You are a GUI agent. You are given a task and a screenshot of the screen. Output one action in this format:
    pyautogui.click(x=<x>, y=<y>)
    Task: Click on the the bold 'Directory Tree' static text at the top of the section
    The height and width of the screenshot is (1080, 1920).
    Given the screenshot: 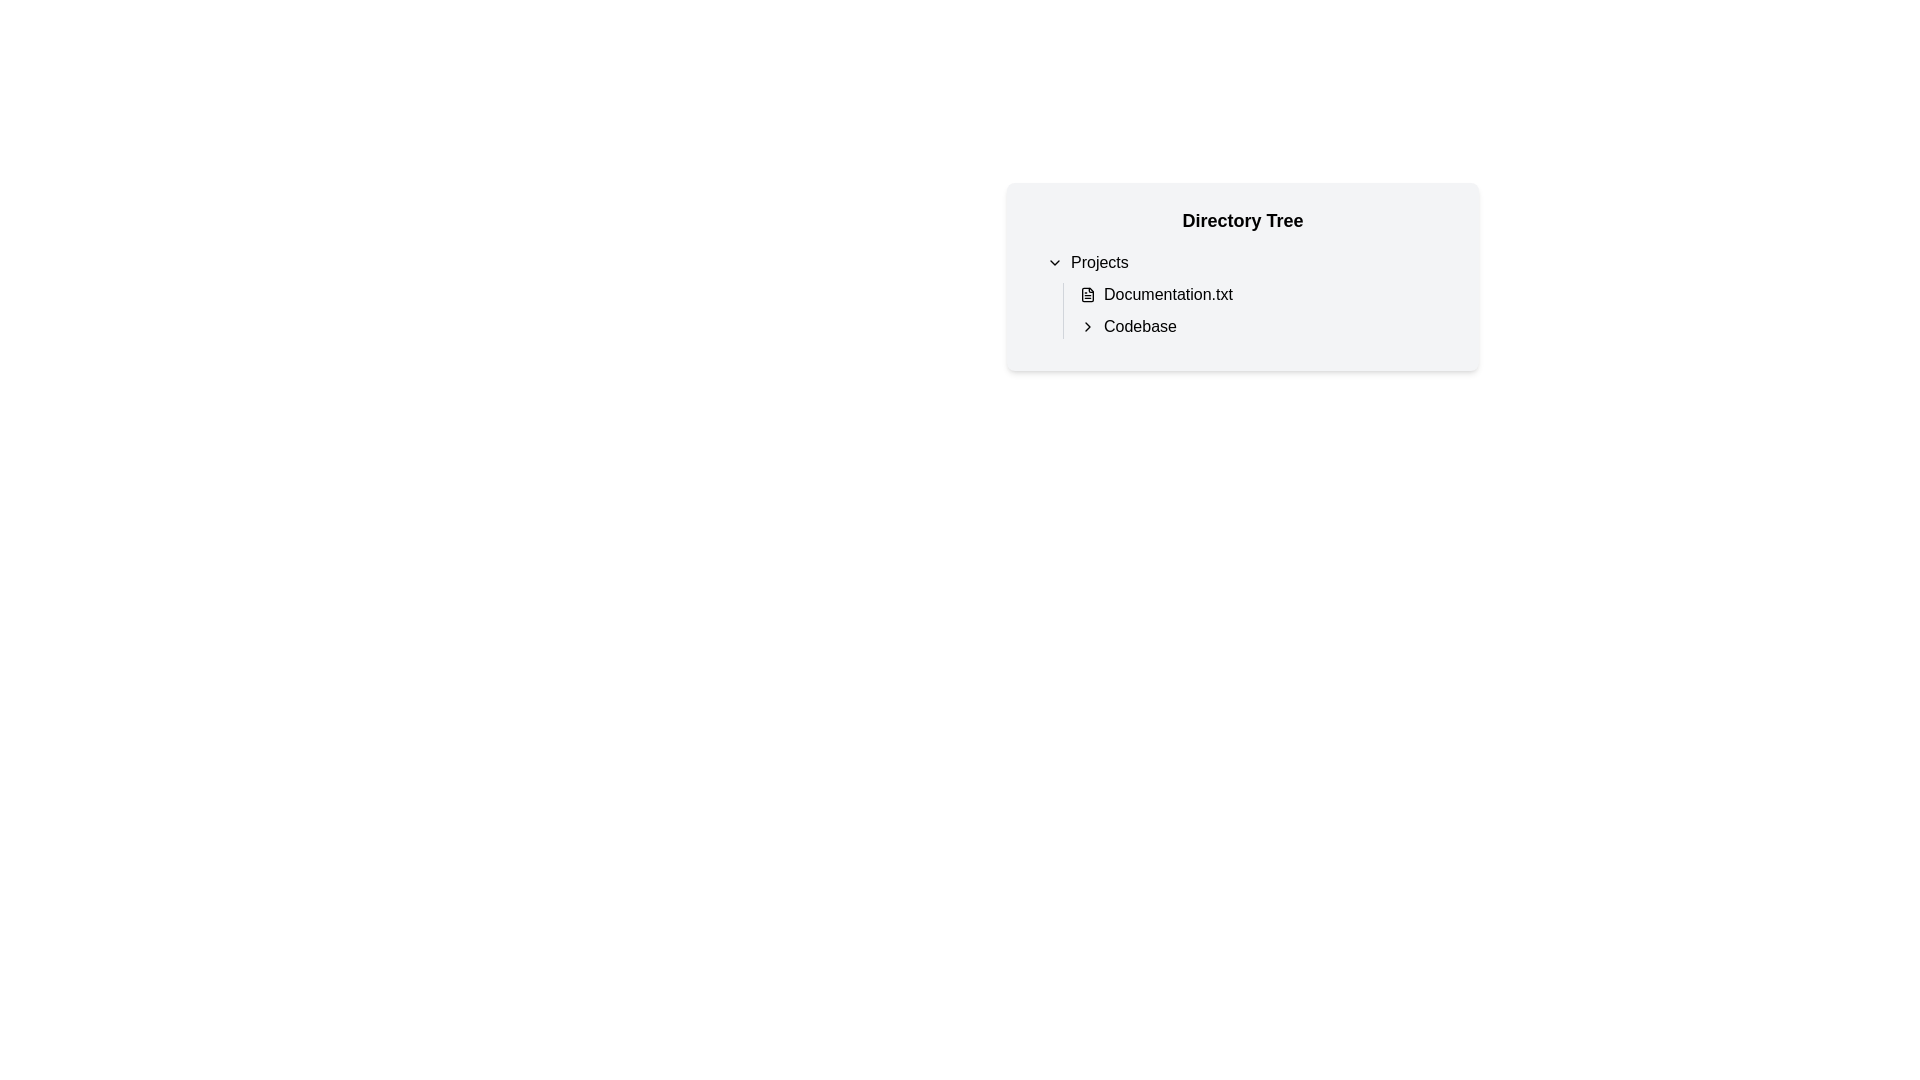 What is the action you would take?
    pyautogui.click(x=1242, y=220)
    